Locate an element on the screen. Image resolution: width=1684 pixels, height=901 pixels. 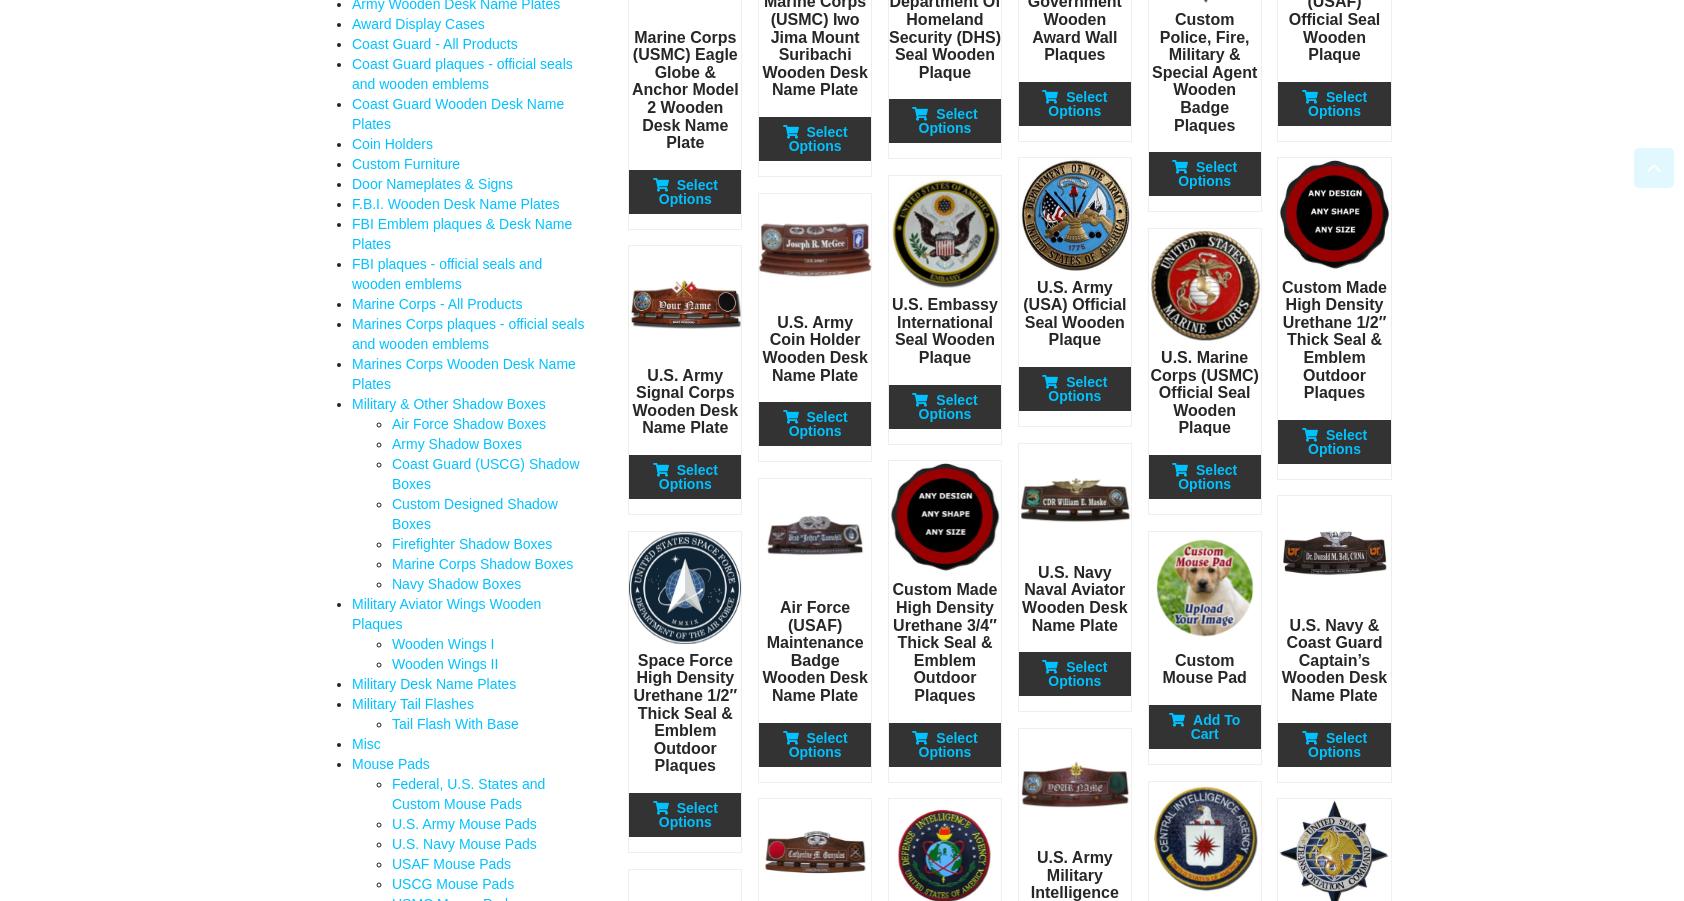
'U.S. Army (USA) Official Seal Wooden Plaque' is located at coordinates (1022, 313).